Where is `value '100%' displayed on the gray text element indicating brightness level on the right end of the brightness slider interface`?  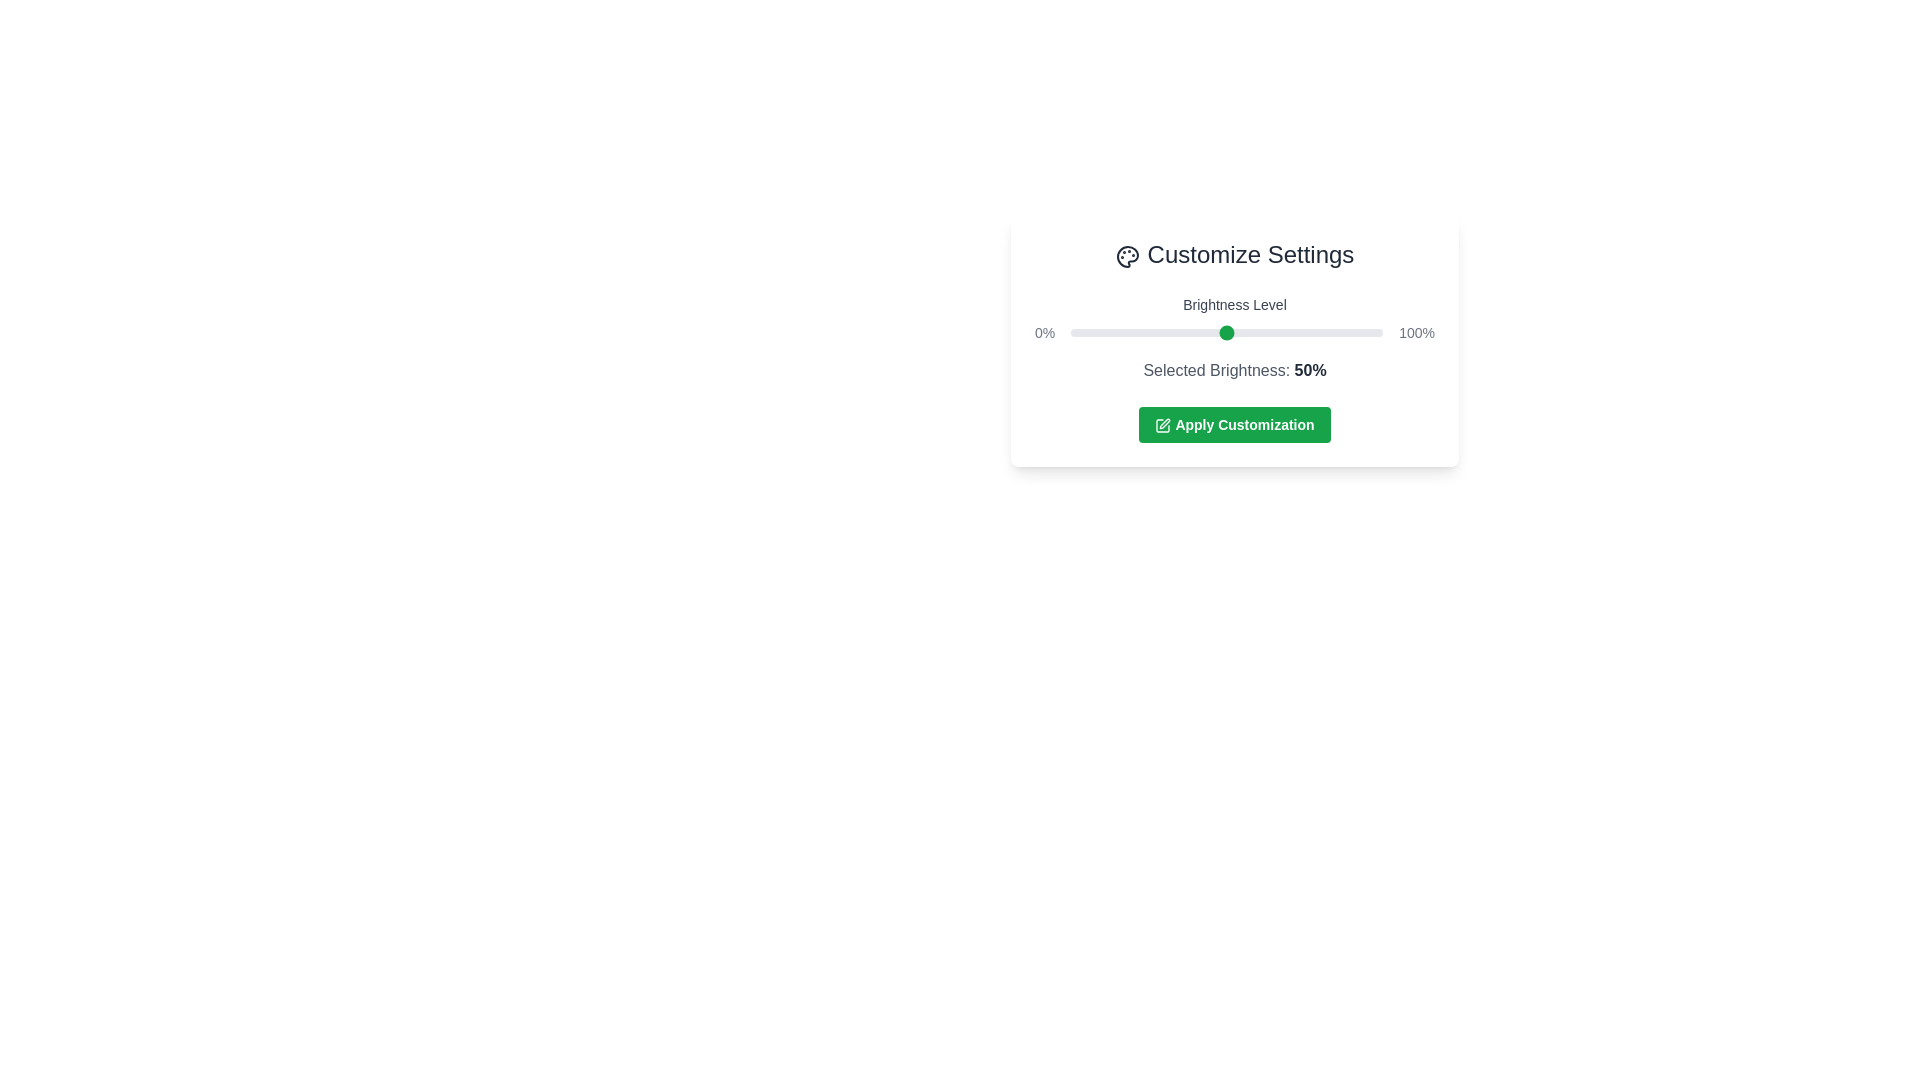
value '100%' displayed on the gray text element indicating brightness level on the right end of the brightness slider interface is located at coordinates (1416, 331).